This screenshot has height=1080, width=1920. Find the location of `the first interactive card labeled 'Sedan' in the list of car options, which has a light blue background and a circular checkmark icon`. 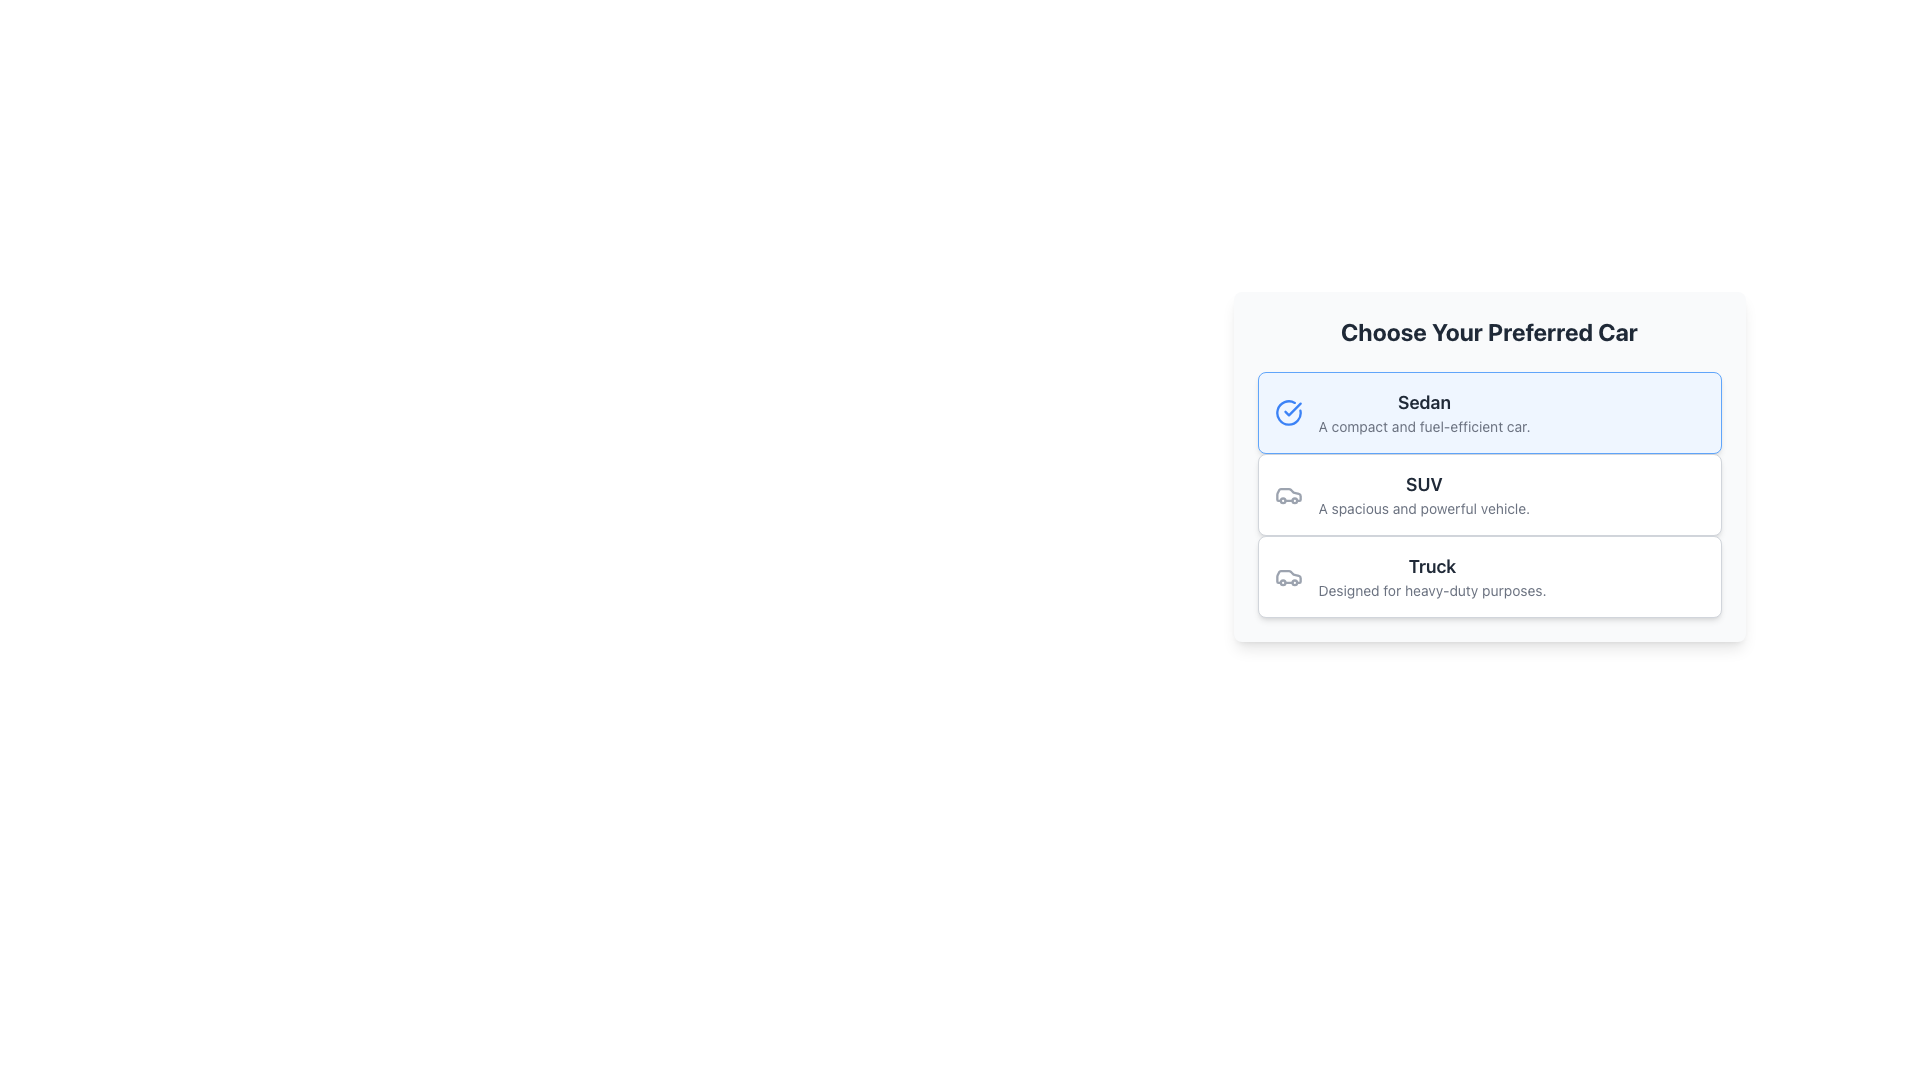

the first interactive card labeled 'Sedan' in the list of car options, which has a light blue background and a circular checkmark icon is located at coordinates (1489, 411).